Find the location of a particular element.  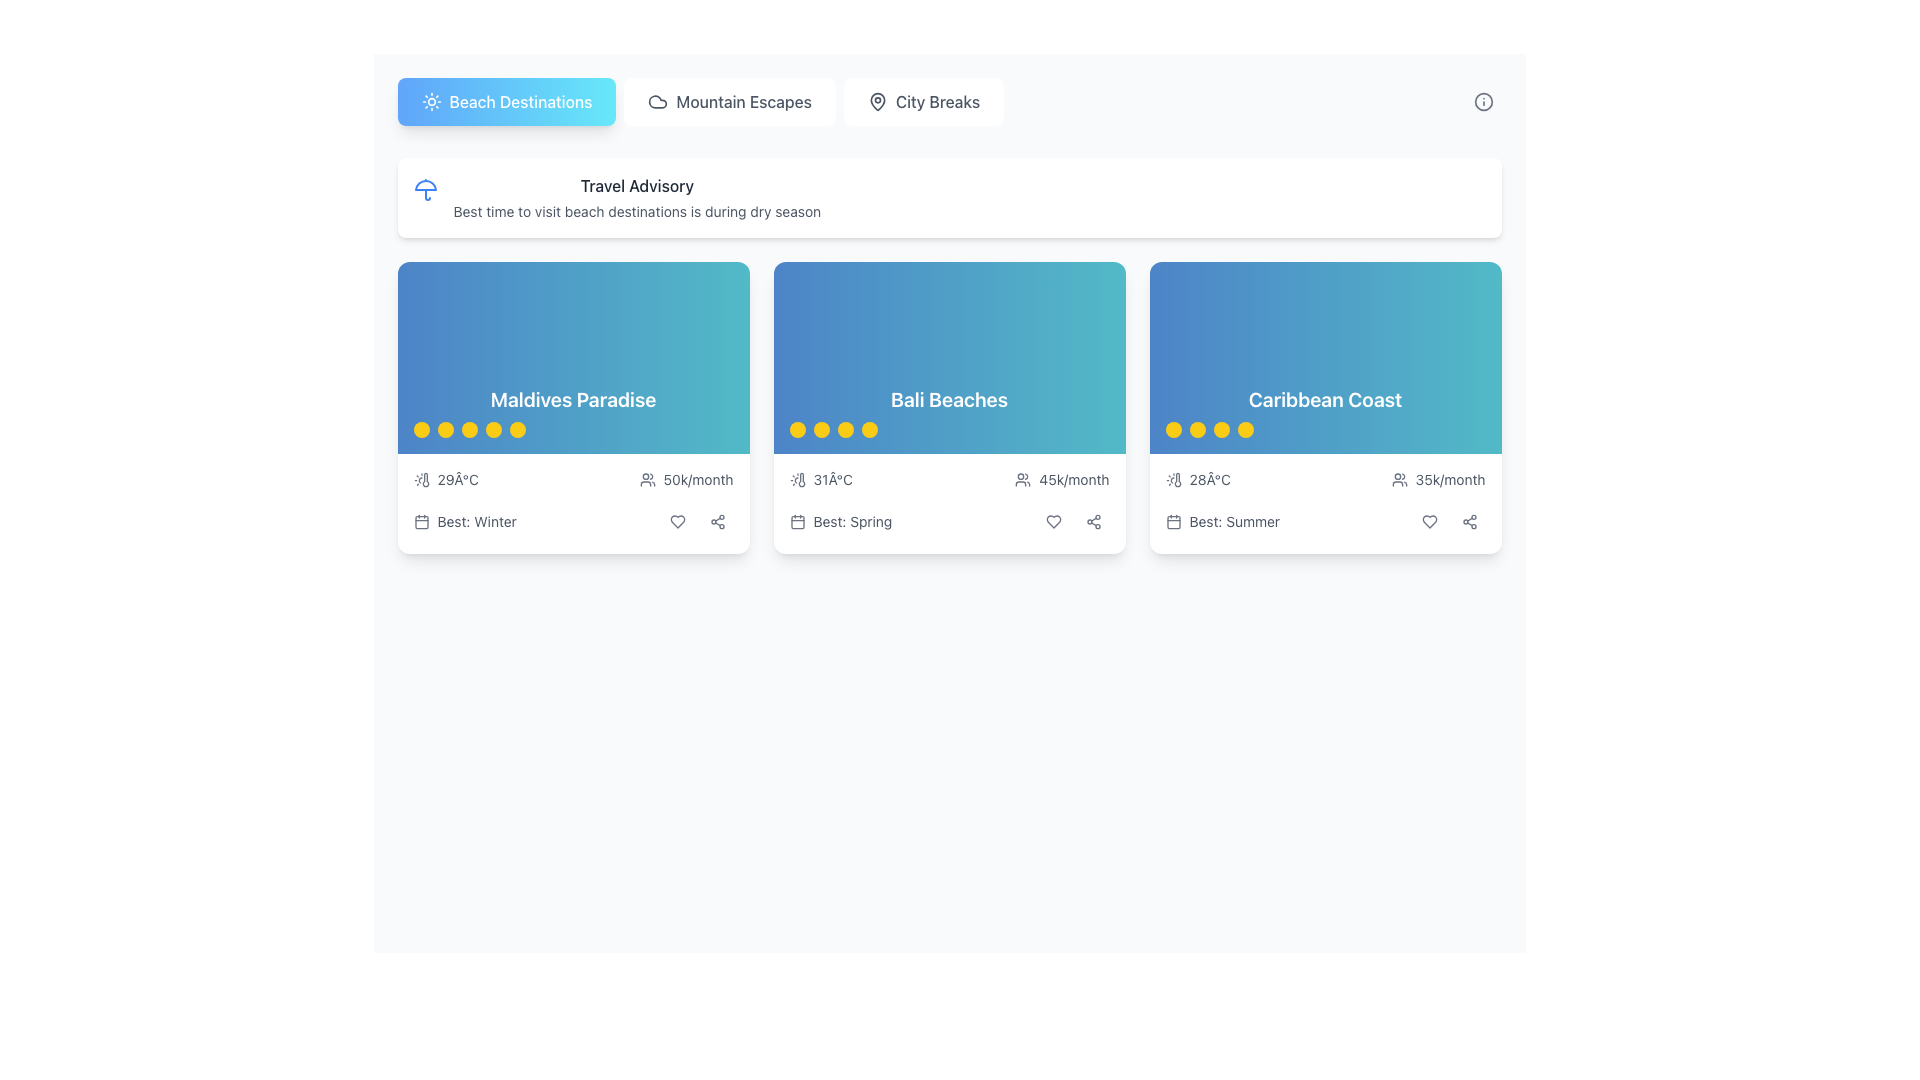

the cost indication text label adjacent to the icon in the middle card of the horizontal list, under the title 'Bali Beaches', if interactive elements are detected nearby is located at coordinates (1060, 479).